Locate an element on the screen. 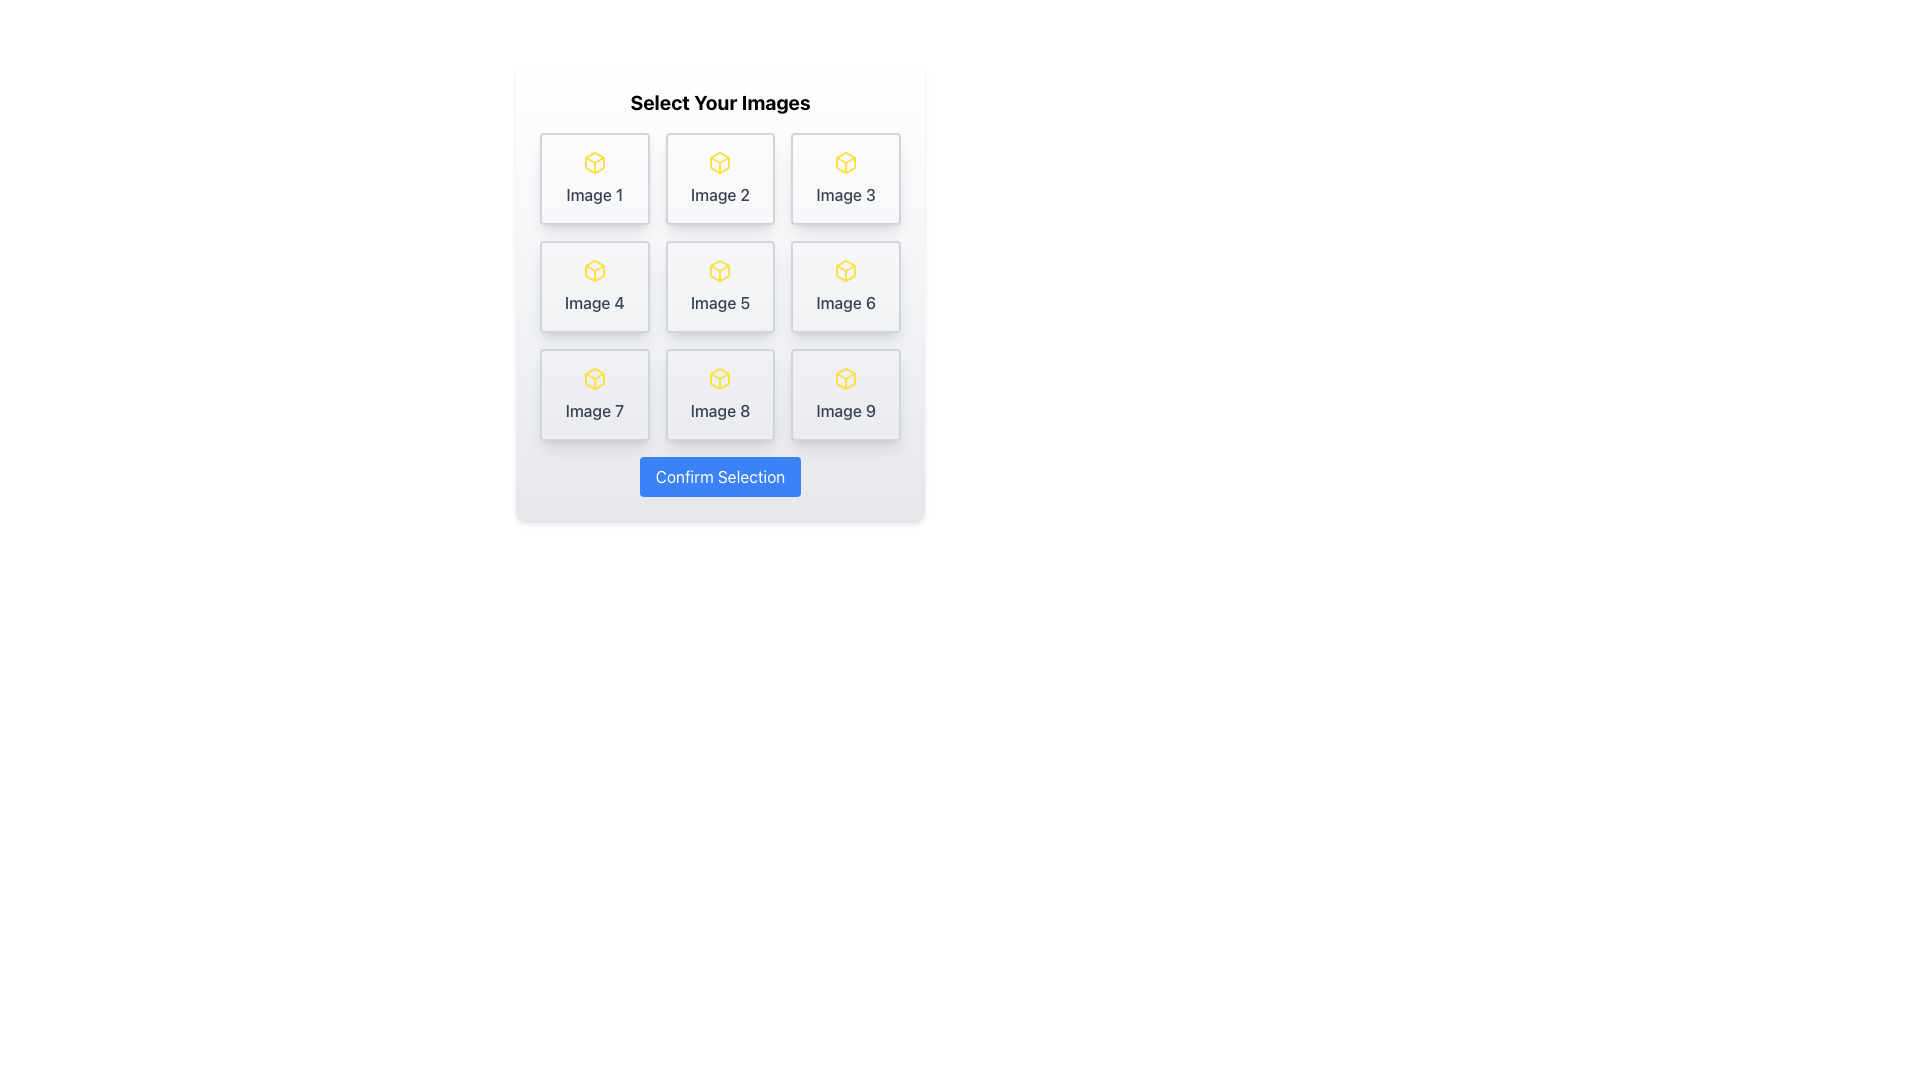 The image size is (1920, 1080). the SVG icon resembling a cube with a yellow stroke color, located at the center of the 'Image 5' card in a 3x3 grid layout is located at coordinates (720, 270).